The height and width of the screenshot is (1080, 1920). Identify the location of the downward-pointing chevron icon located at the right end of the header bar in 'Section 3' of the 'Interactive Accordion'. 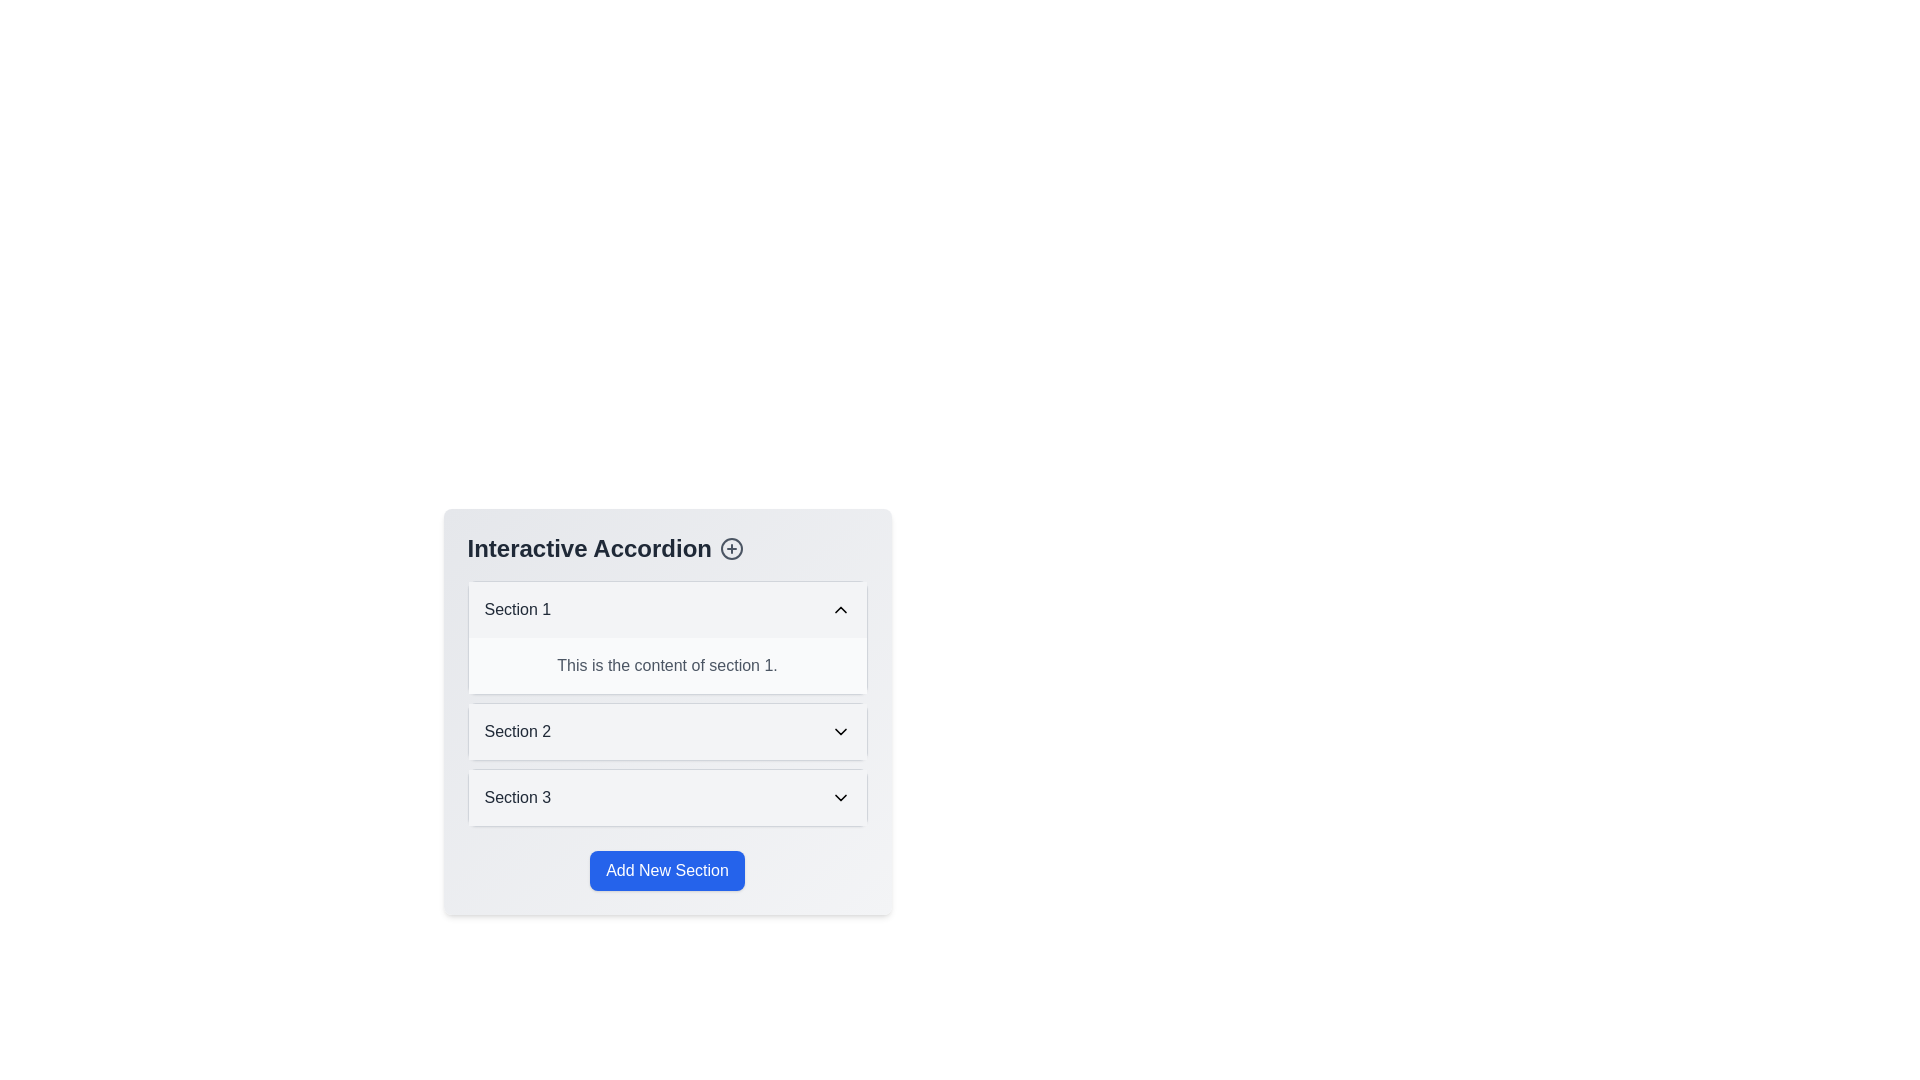
(840, 797).